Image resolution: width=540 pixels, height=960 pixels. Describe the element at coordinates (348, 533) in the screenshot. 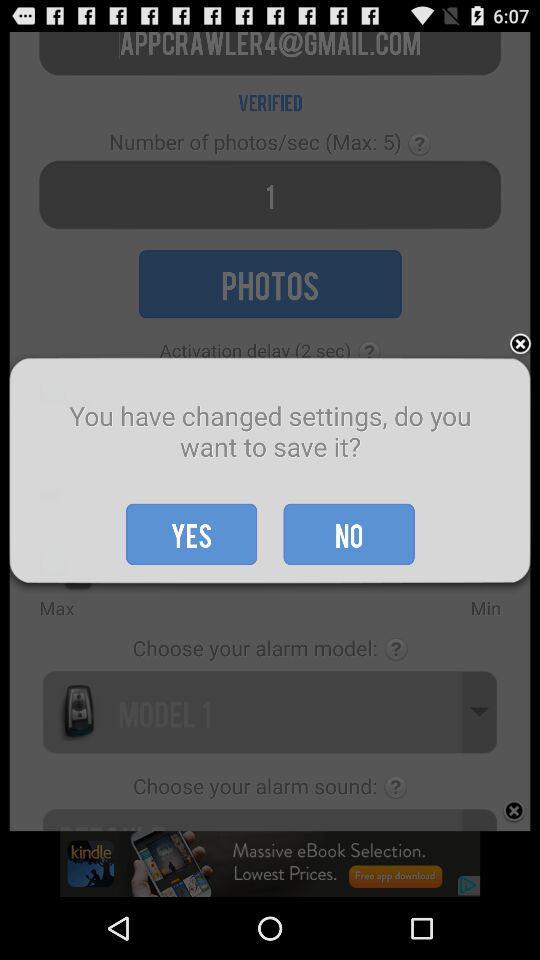

I see `the item to the right of yes icon` at that location.